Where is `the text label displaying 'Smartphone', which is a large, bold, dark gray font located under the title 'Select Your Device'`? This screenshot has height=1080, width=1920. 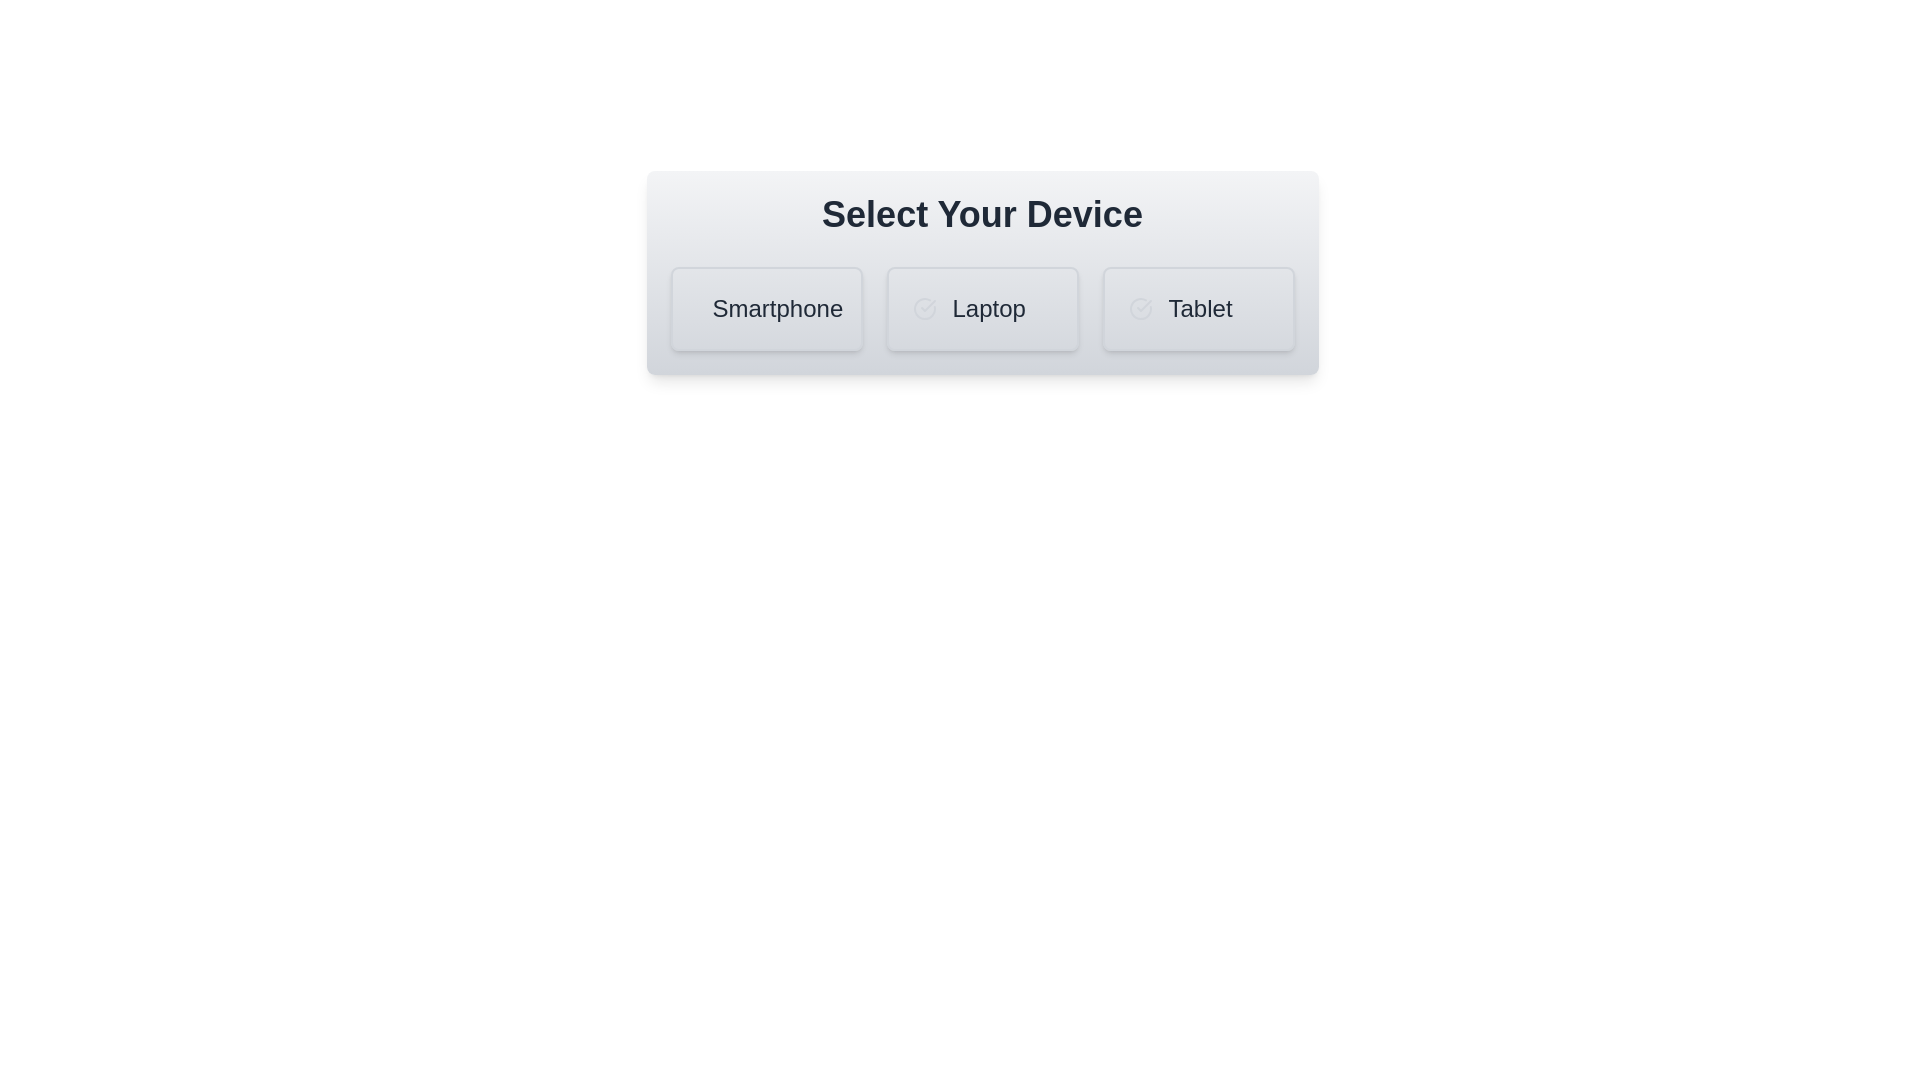 the text label displaying 'Smartphone', which is a large, bold, dark gray font located under the title 'Select Your Device' is located at coordinates (776, 308).